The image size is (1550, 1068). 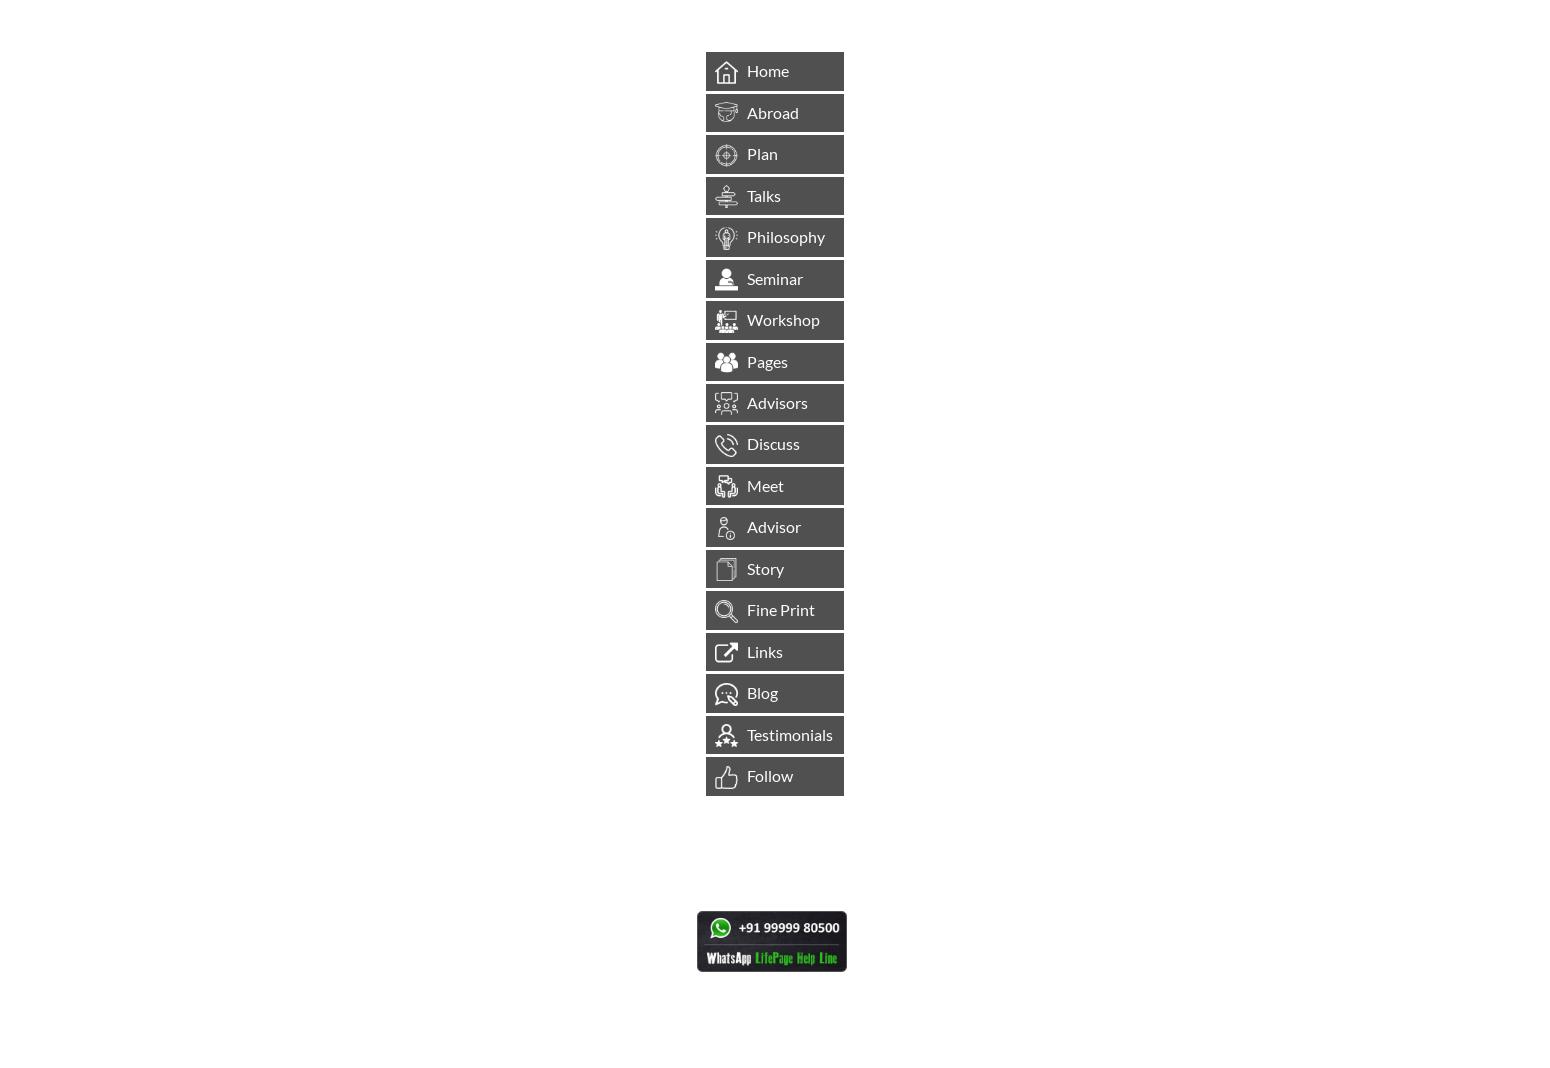 What do you see at coordinates (741, 443) in the screenshot?
I see `'Discuss'` at bounding box center [741, 443].